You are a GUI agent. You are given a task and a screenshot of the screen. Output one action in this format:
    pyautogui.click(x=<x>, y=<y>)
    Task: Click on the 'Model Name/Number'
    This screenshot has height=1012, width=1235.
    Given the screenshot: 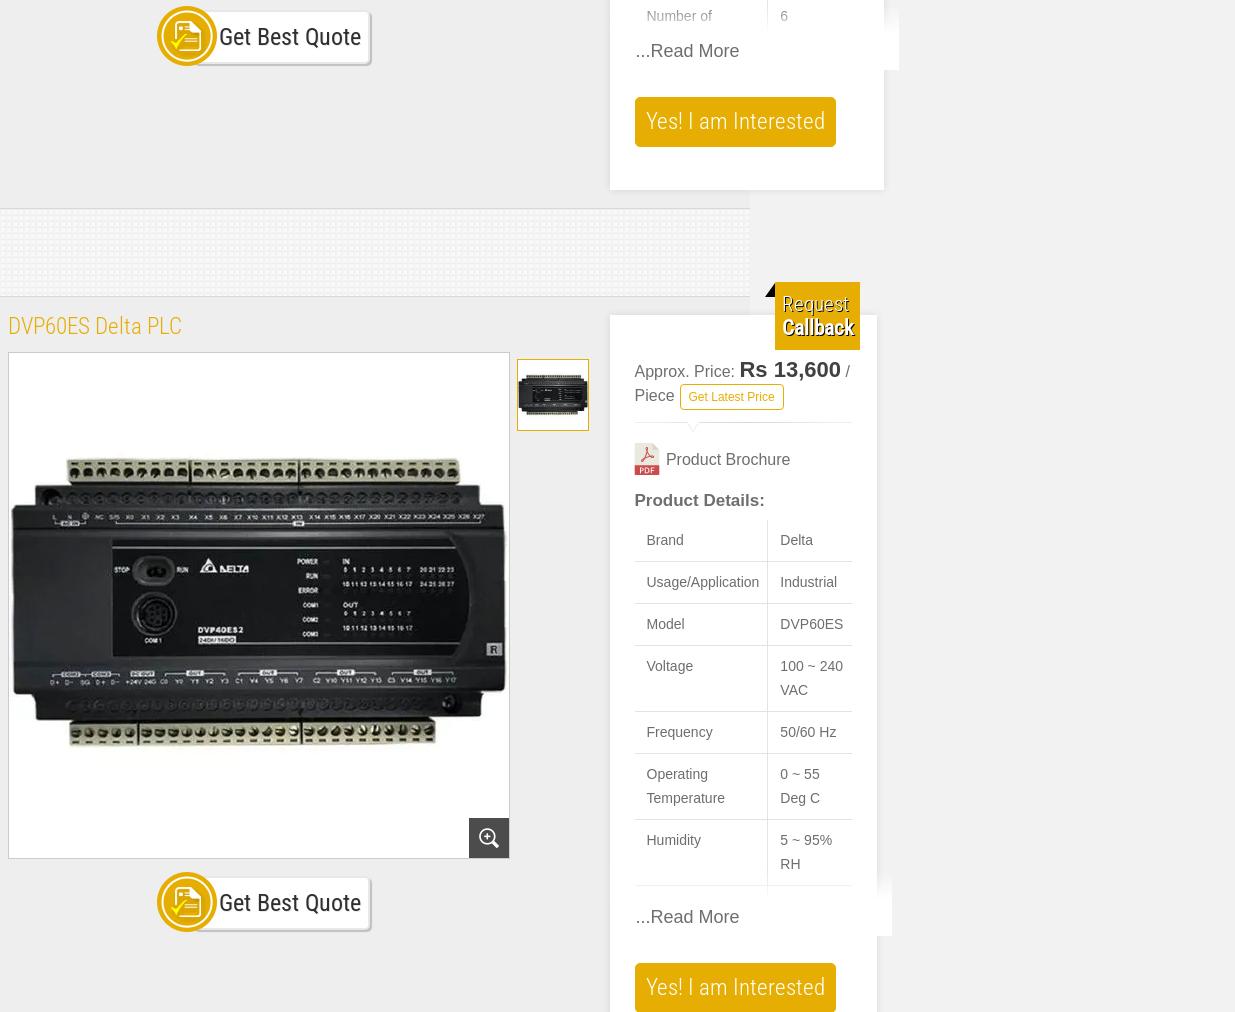 What is the action you would take?
    pyautogui.click(x=691, y=806)
    